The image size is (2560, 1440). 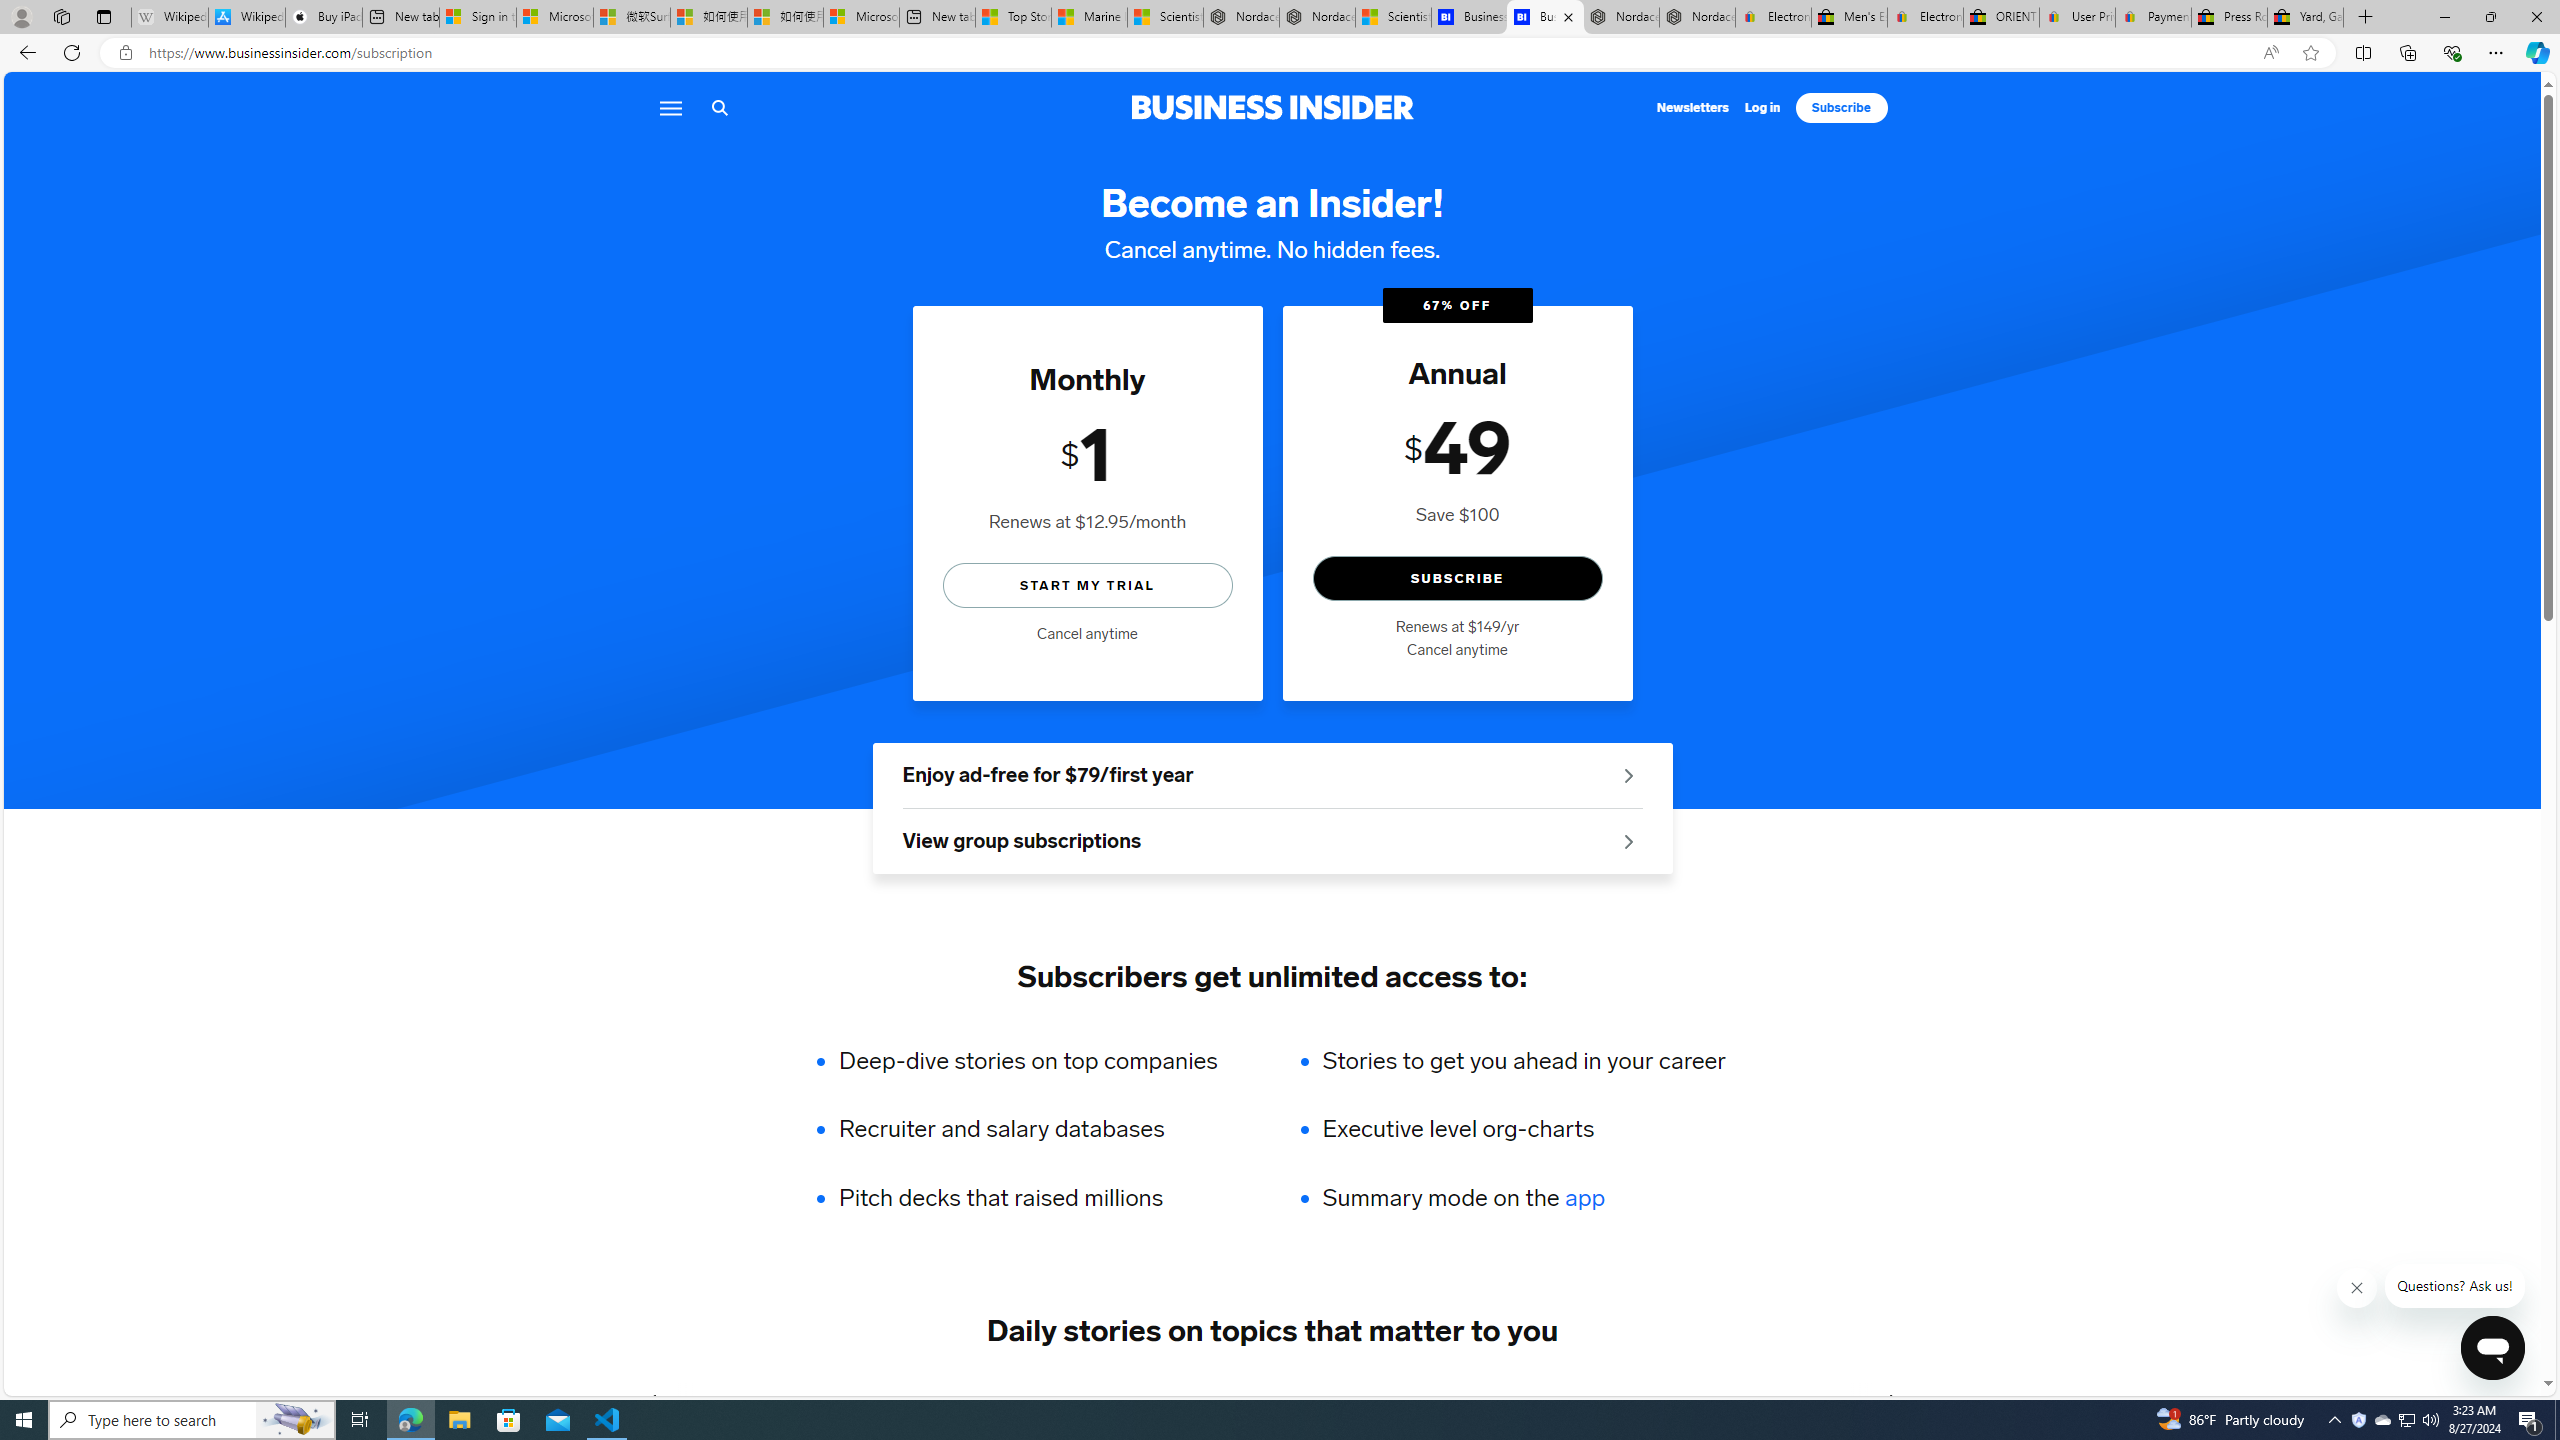 What do you see at coordinates (1088, 583) in the screenshot?
I see `'START MY TRIAL'` at bounding box center [1088, 583].